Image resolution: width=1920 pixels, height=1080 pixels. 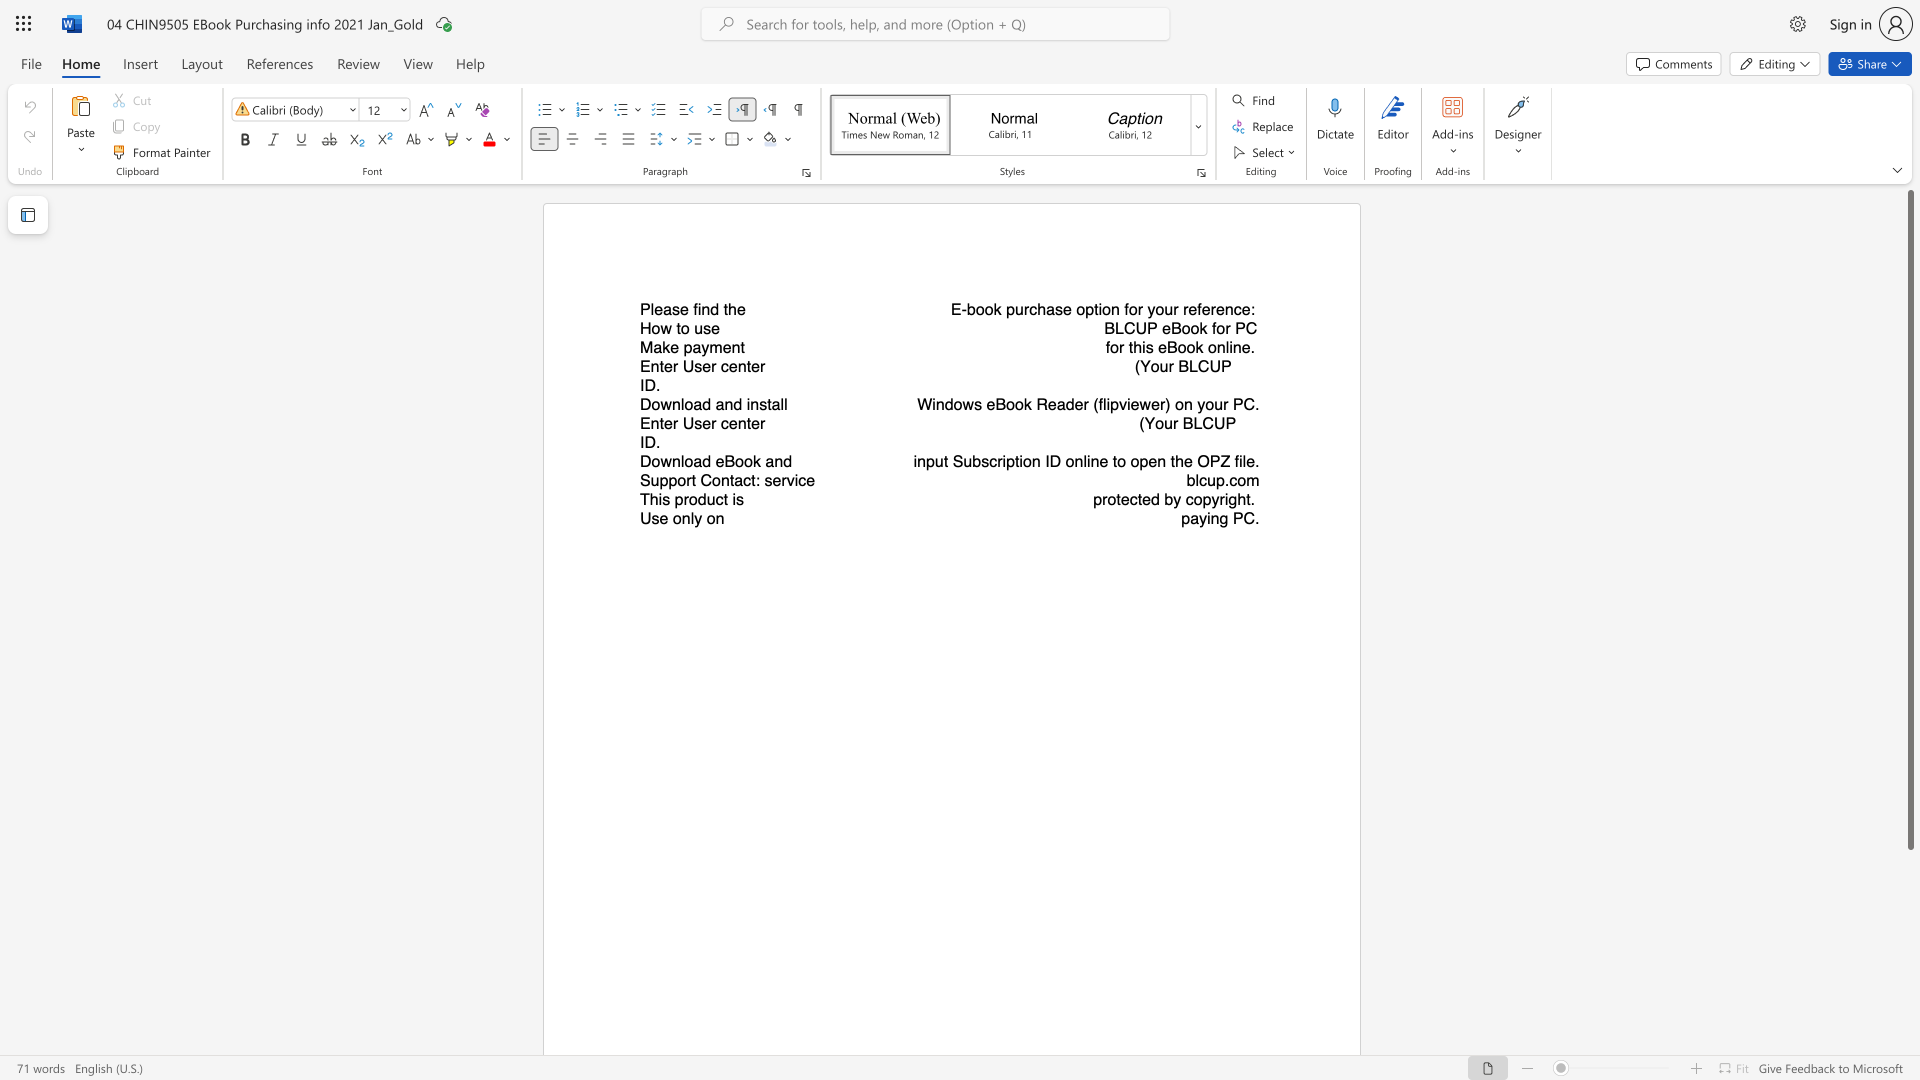 I want to click on the subset text "er" within the text "Enter User center", so click(x=750, y=422).